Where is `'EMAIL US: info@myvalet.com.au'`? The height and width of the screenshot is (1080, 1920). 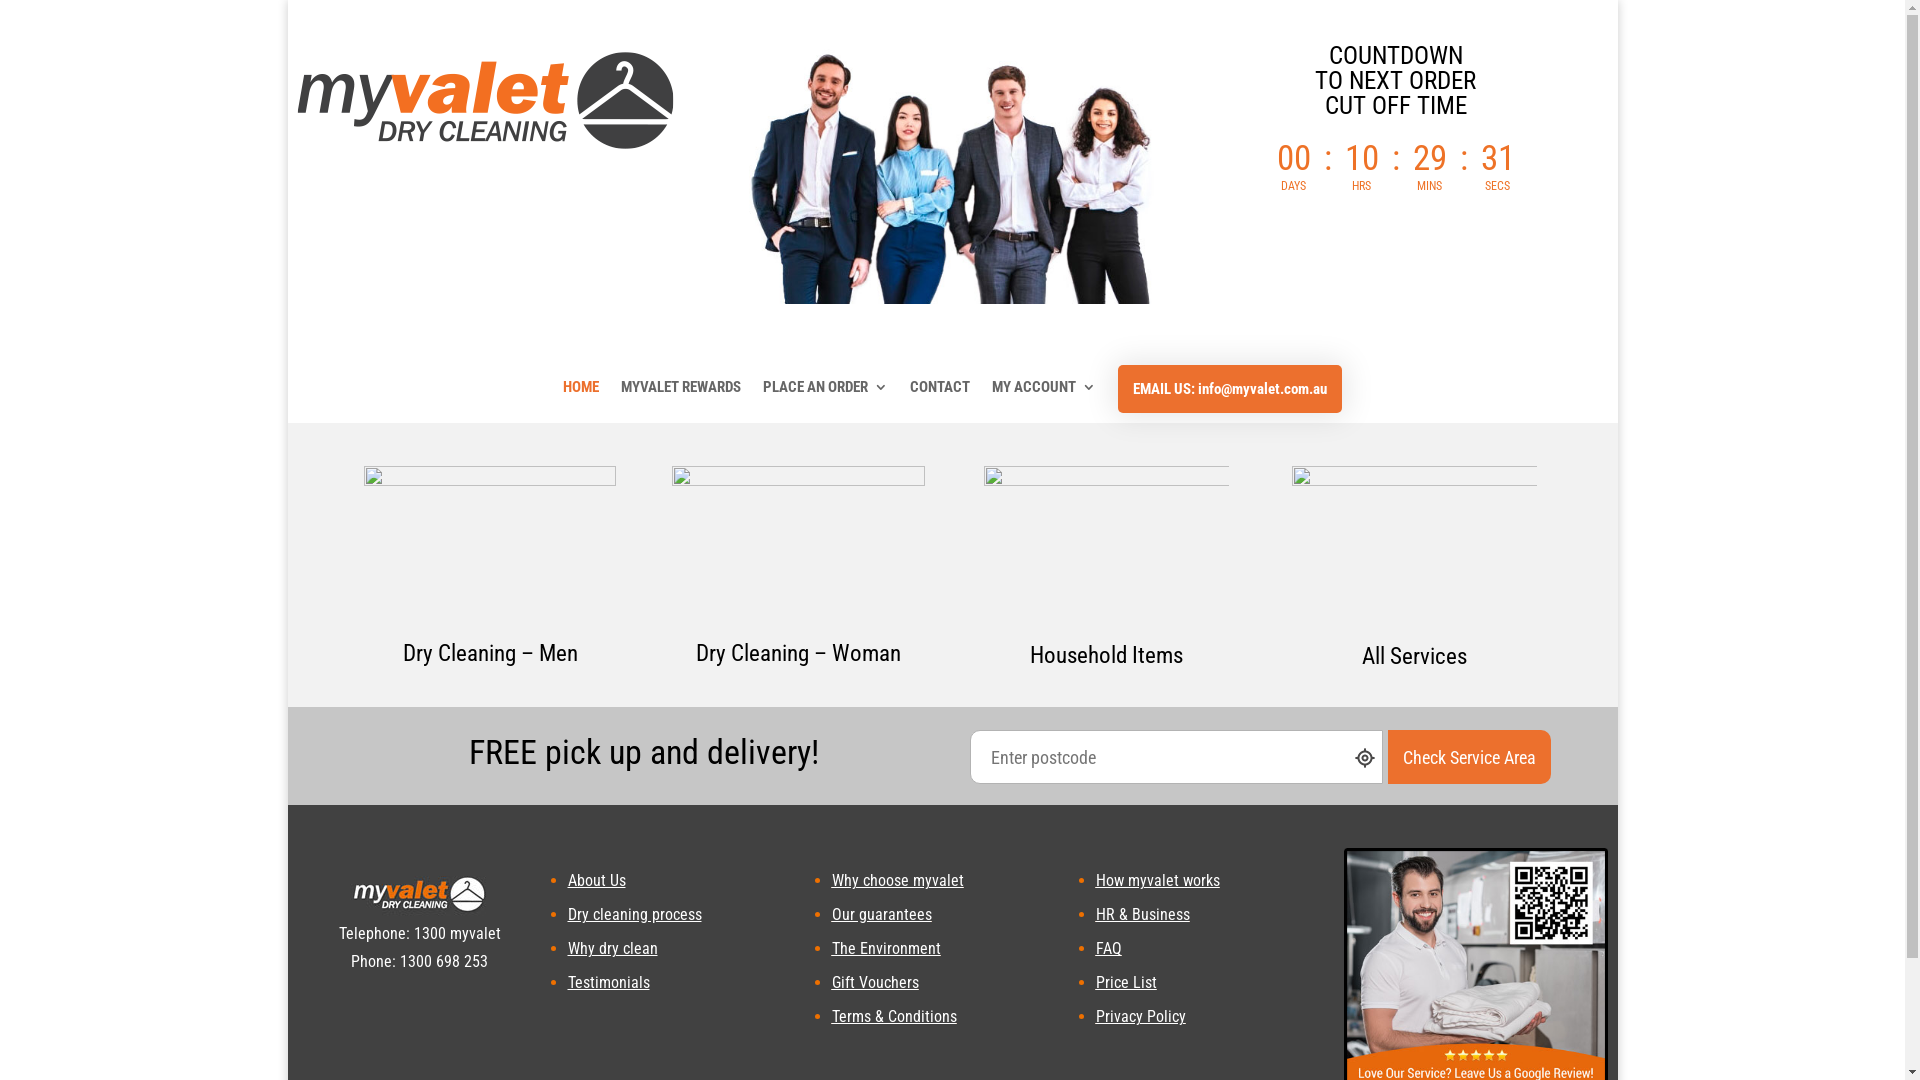 'EMAIL US: info@myvalet.com.au' is located at coordinates (1228, 388).